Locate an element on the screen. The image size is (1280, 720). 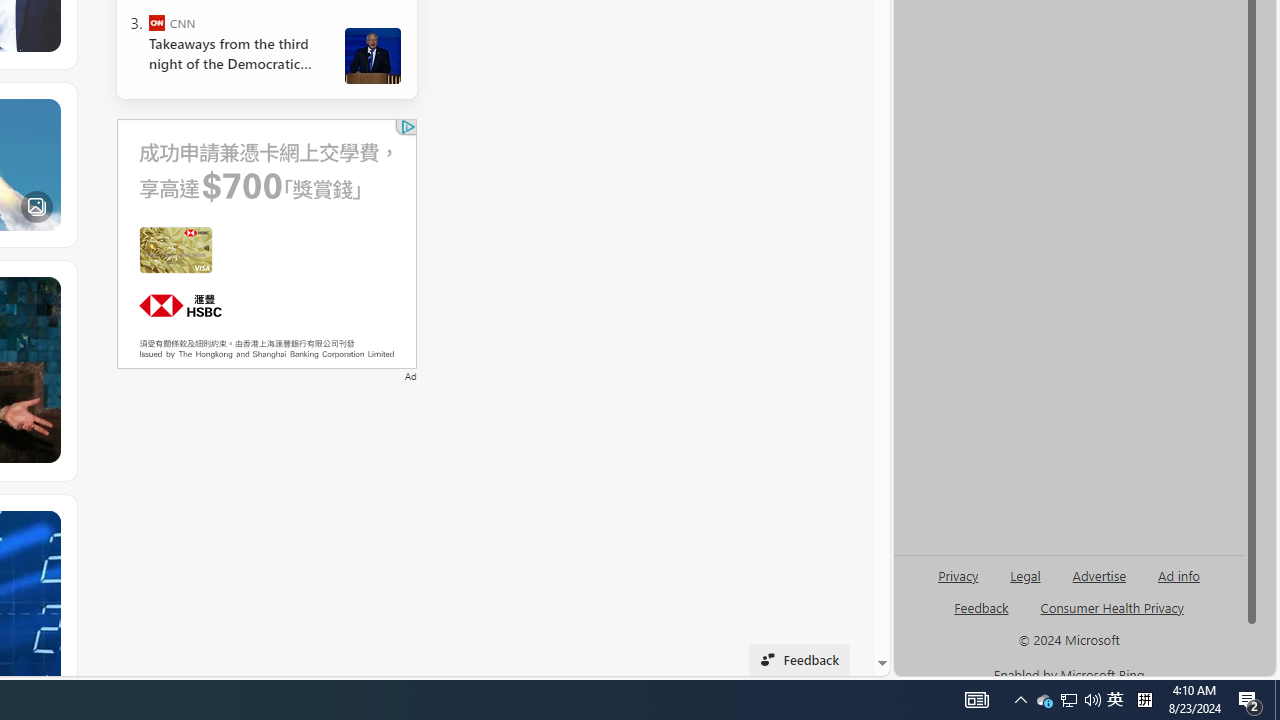
'Class: qc-adchoices-icon' is located at coordinates (407, 127).